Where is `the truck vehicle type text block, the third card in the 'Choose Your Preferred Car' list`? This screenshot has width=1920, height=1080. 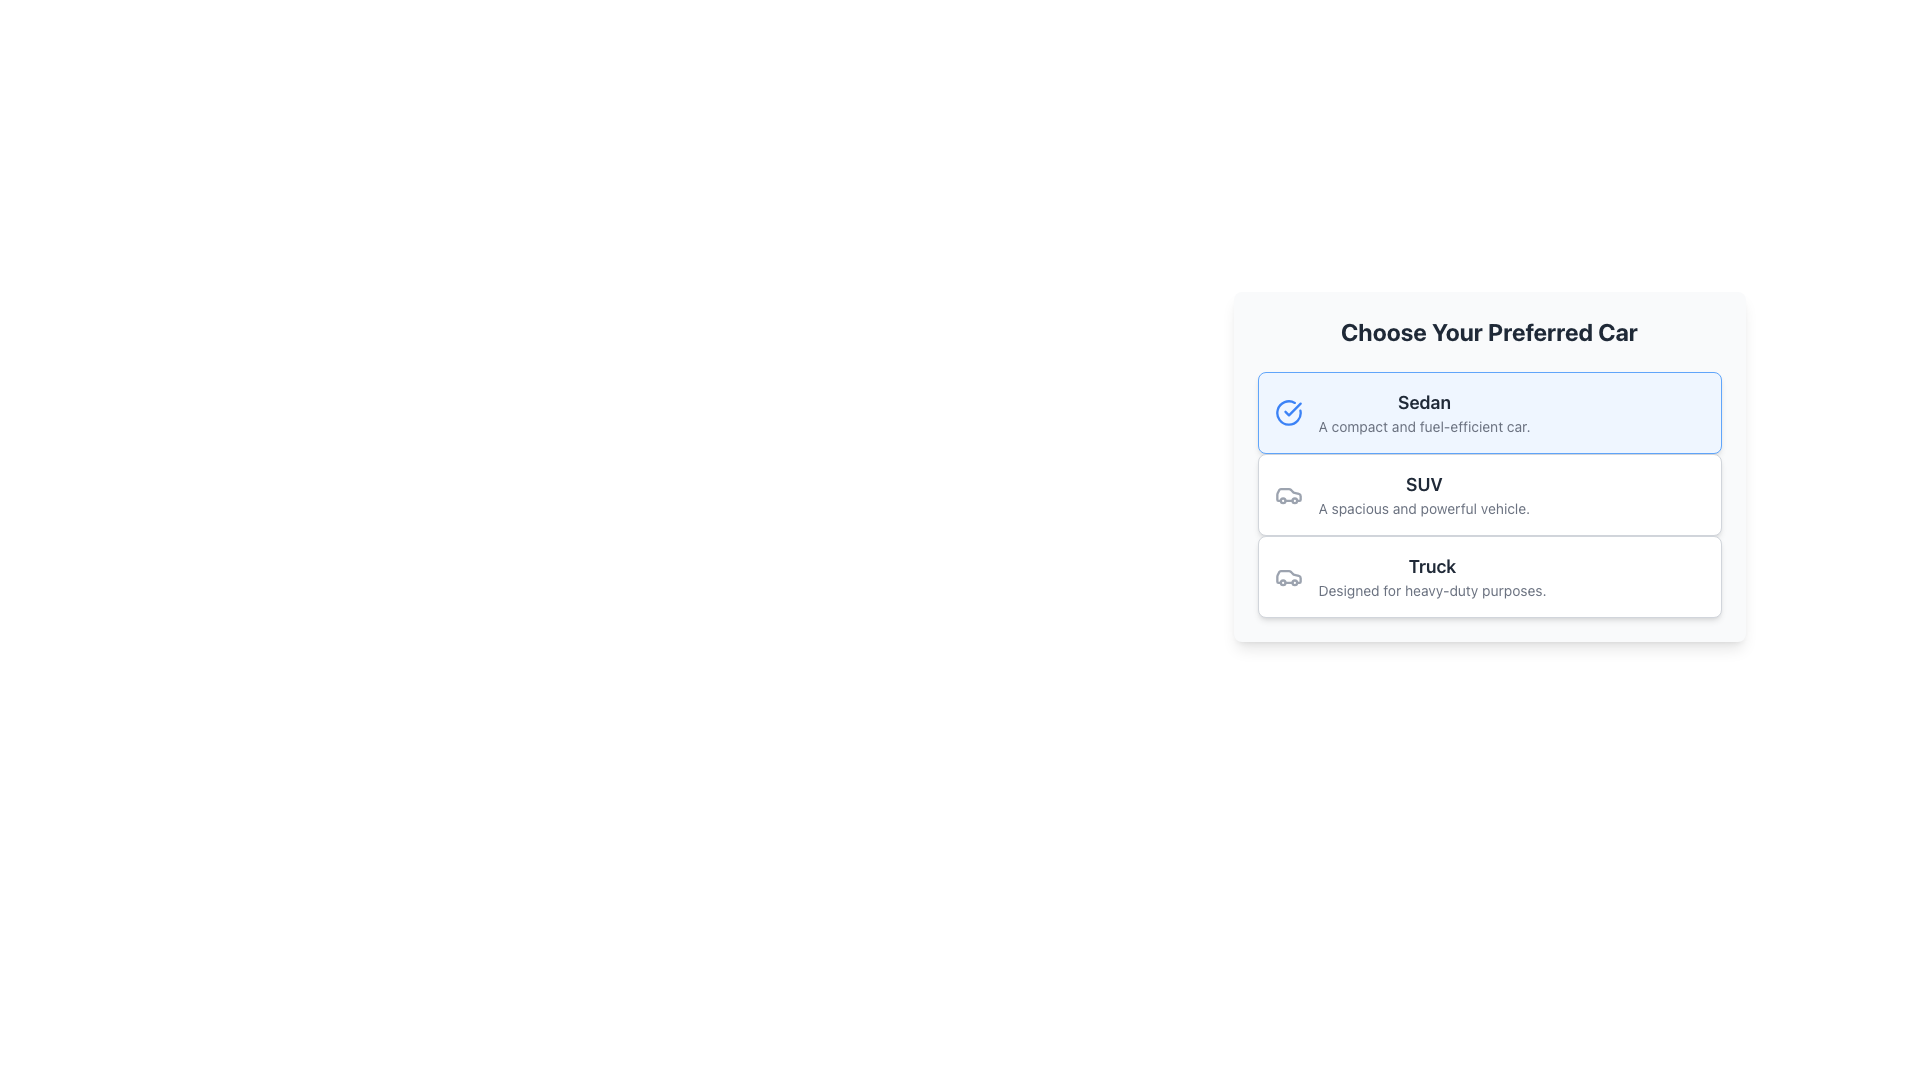
the truck vehicle type text block, the third card in the 'Choose Your Preferred Car' list is located at coordinates (1431, 577).